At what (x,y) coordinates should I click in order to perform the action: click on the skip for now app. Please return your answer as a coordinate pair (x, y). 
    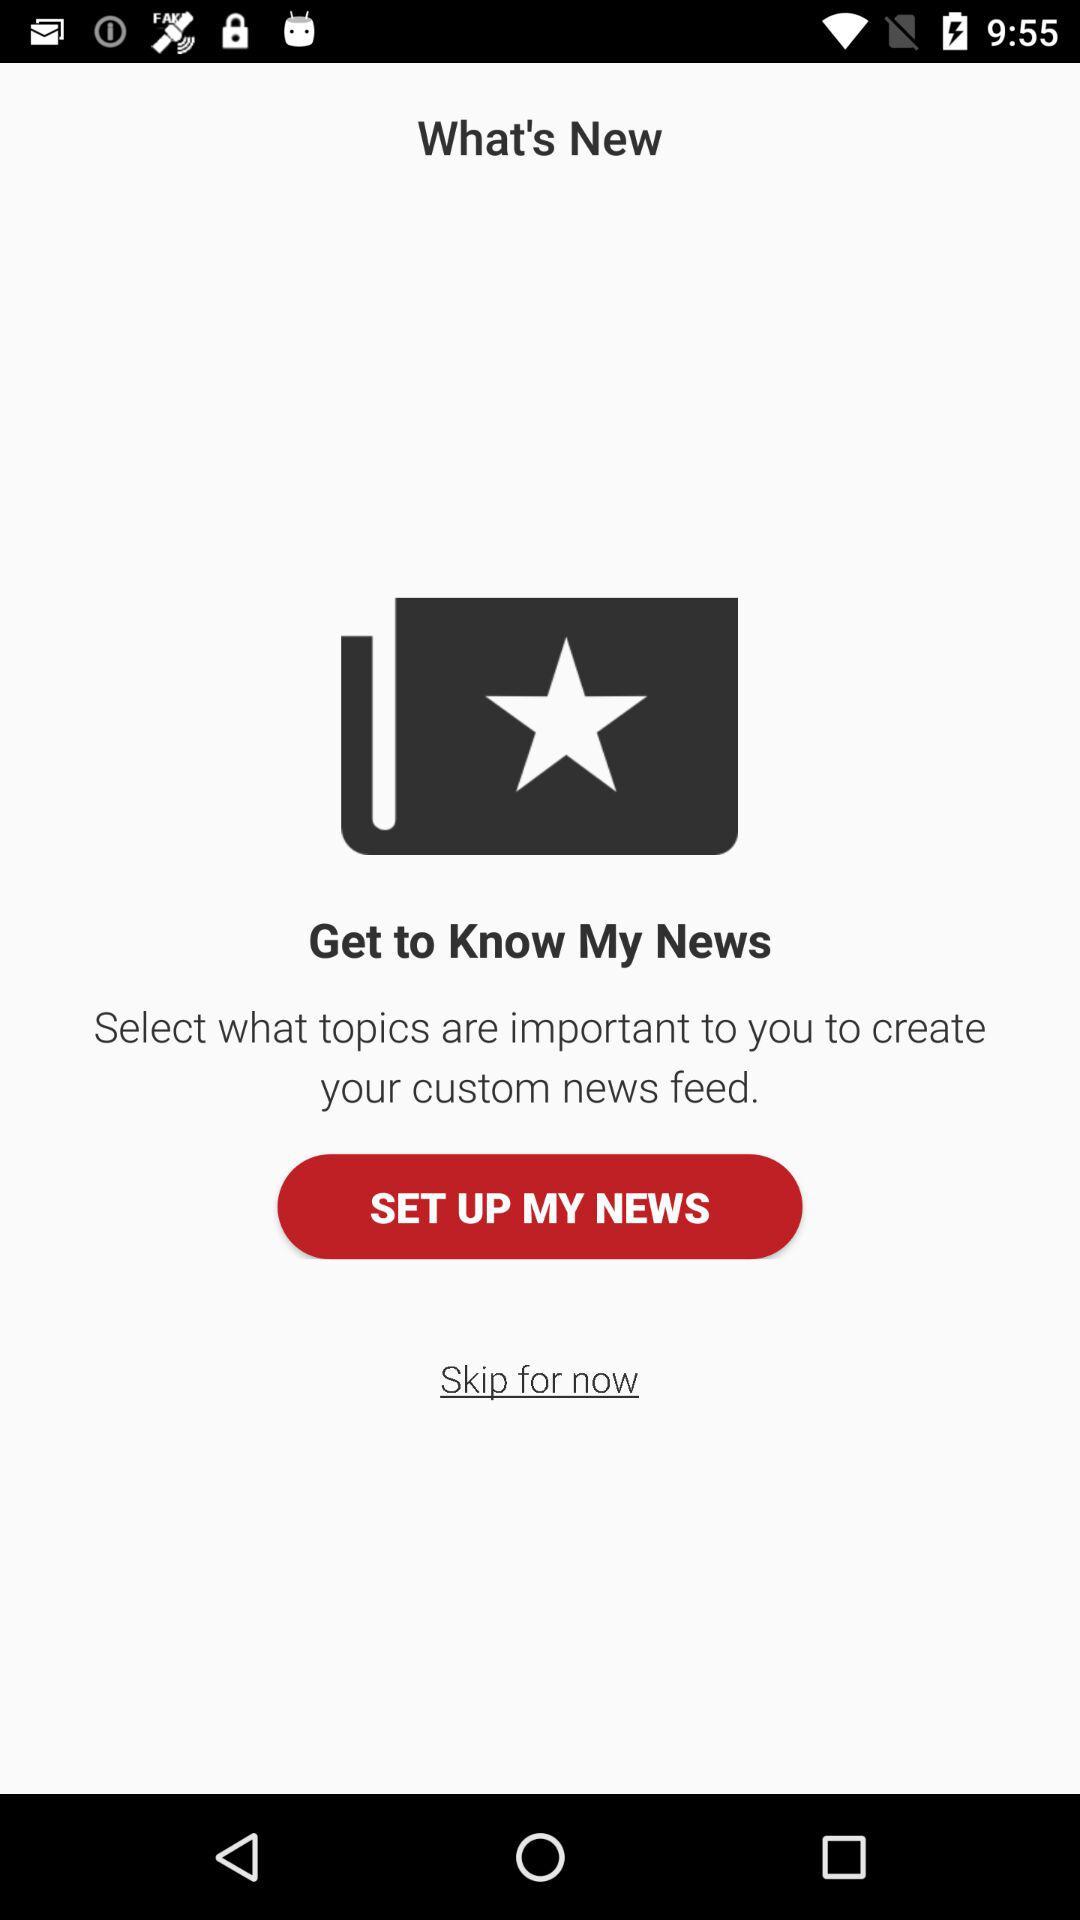
    Looking at the image, I should click on (538, 1377).